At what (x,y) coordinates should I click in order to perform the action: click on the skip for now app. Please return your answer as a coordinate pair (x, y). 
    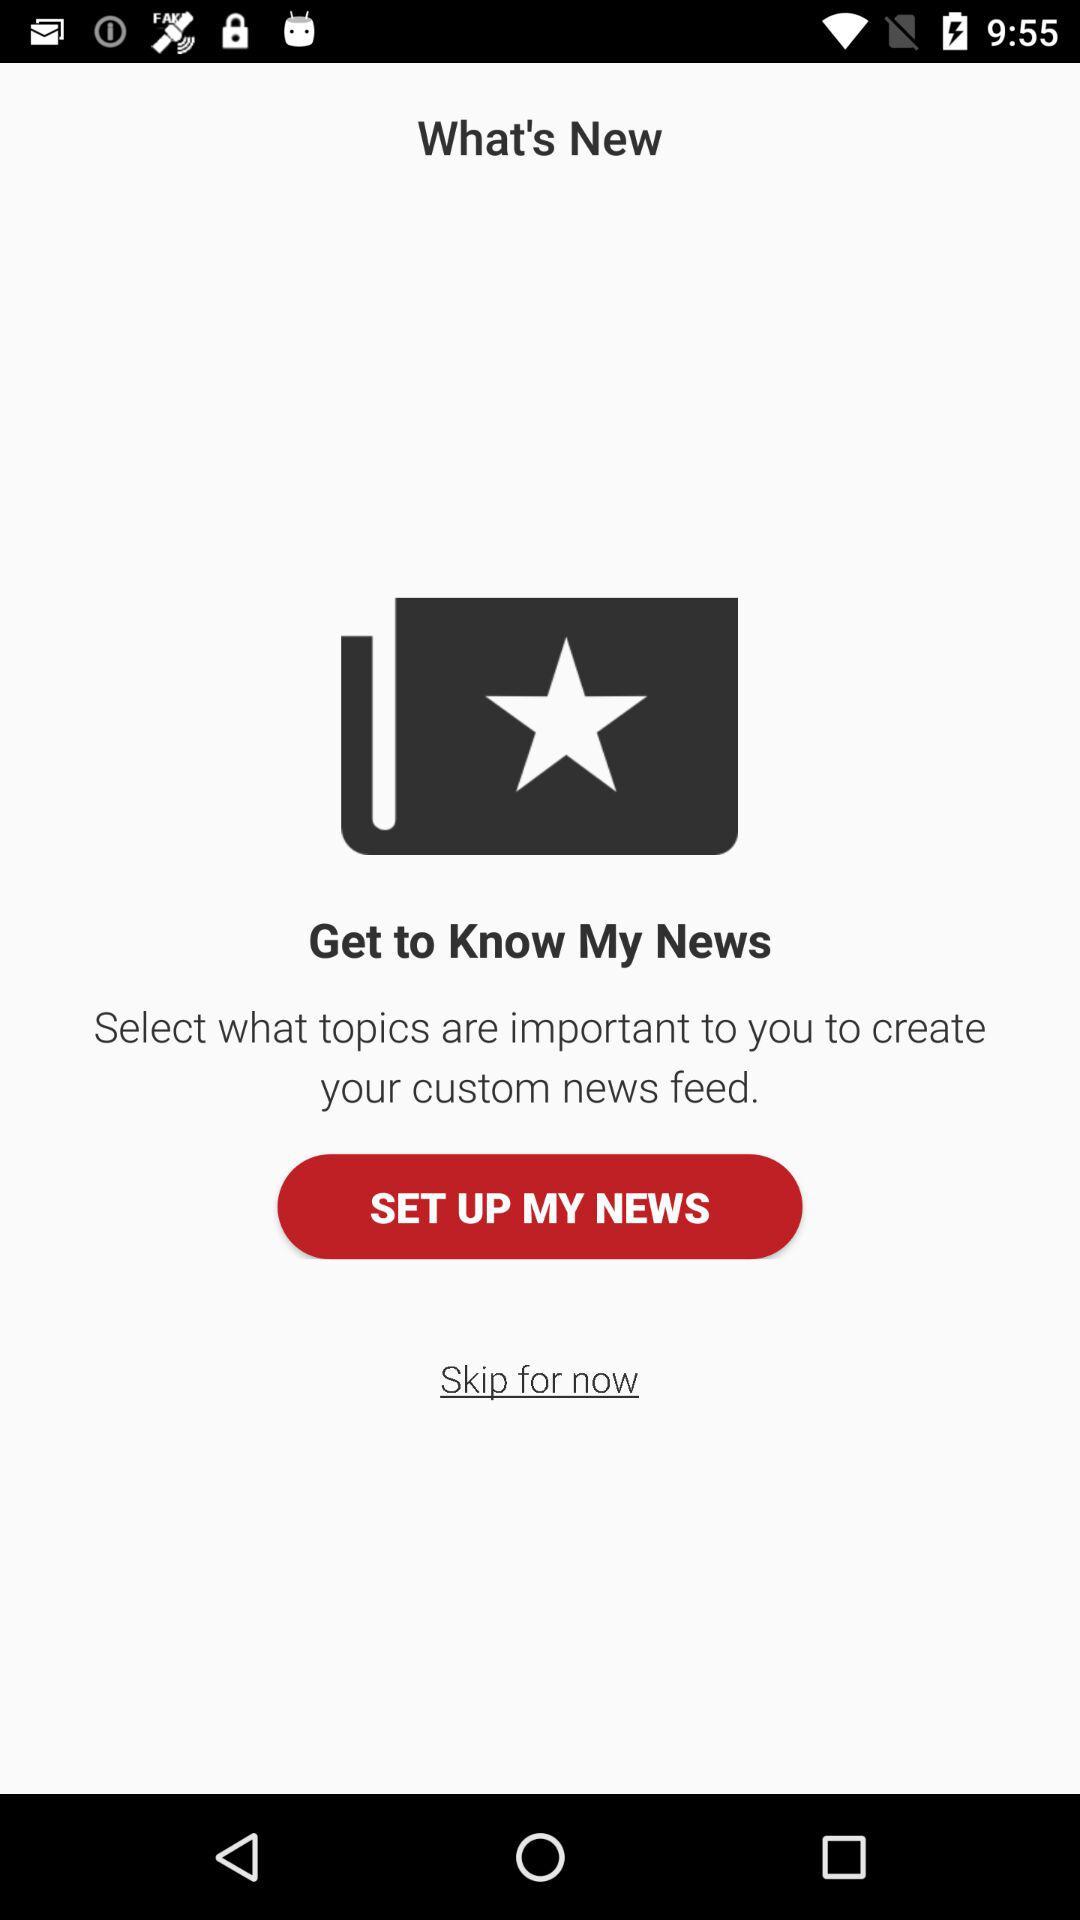
    Looking at the image, I should click on (538, 1377).